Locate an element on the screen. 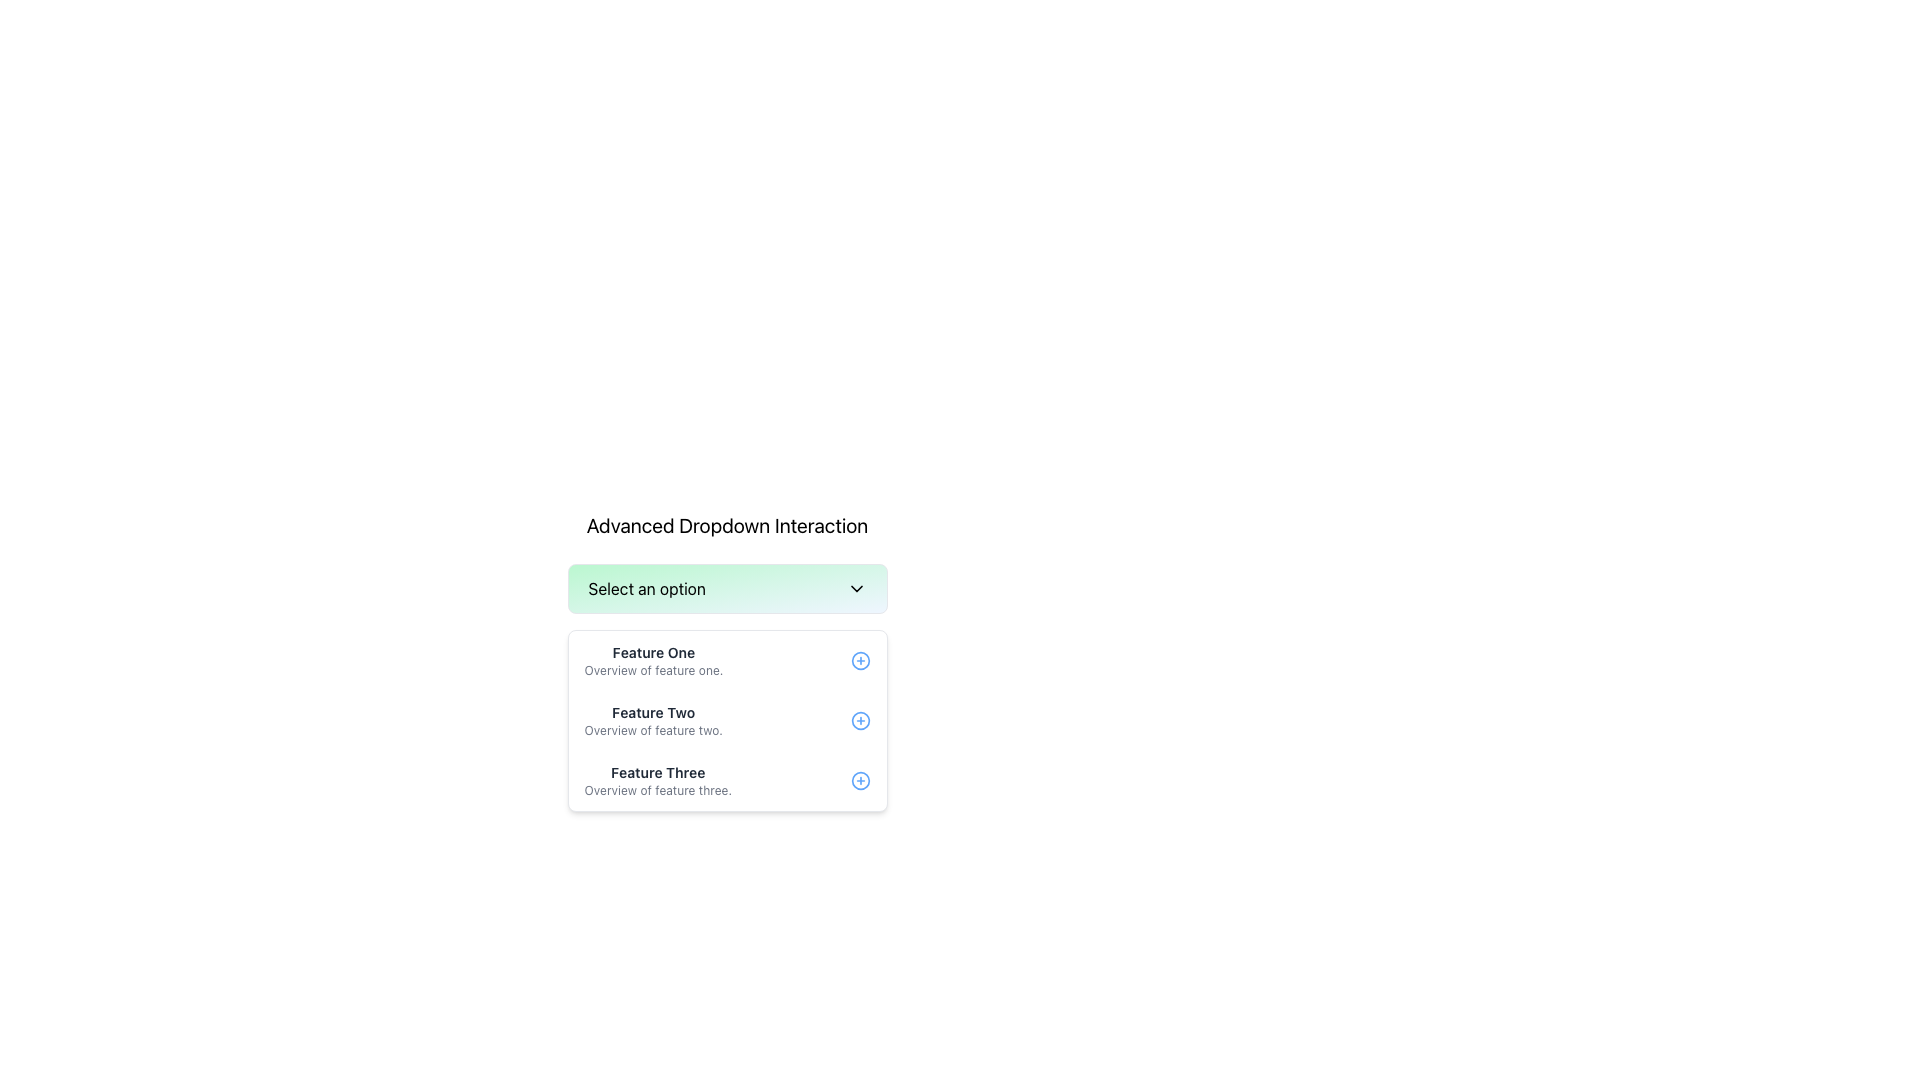  to select the list item titled 'Feature Three' which has a bold title and a descriptive subtitle, located as the third item in the vertical list is located at coordinates (726, 779).